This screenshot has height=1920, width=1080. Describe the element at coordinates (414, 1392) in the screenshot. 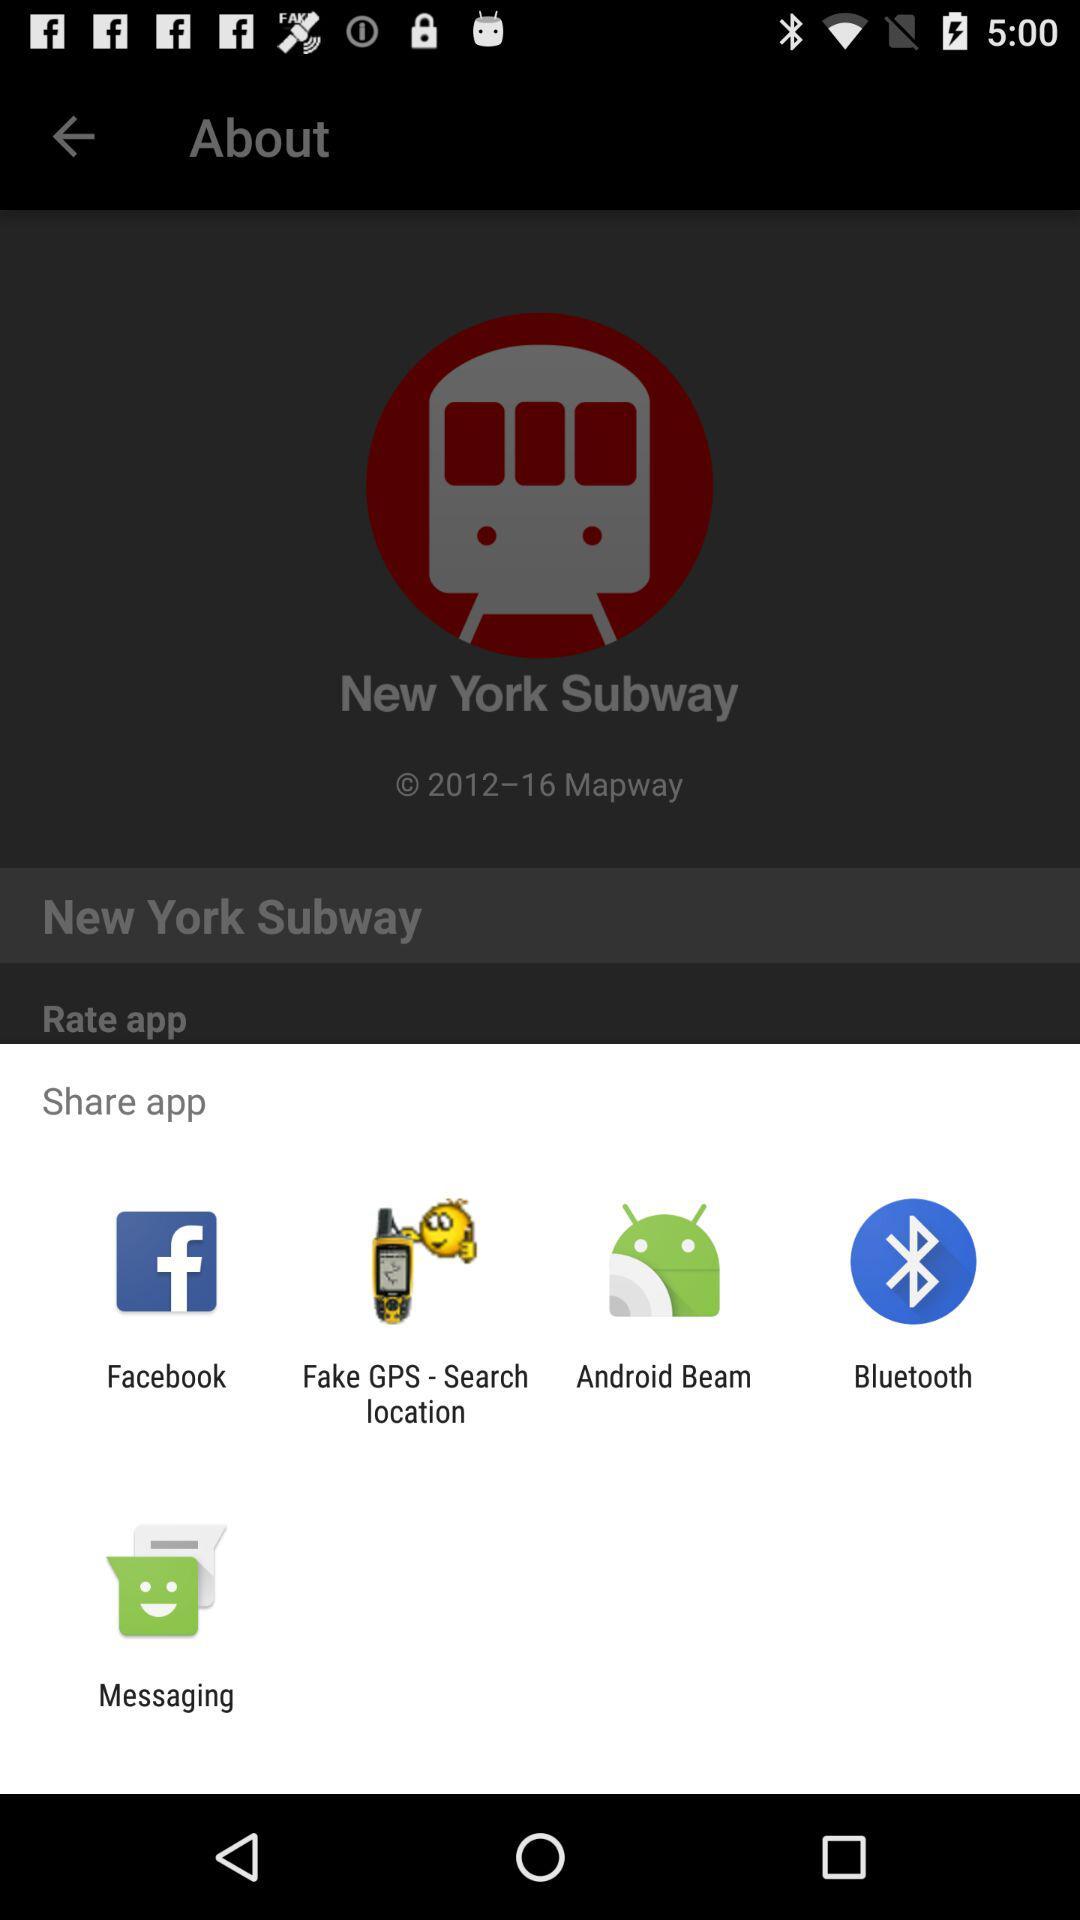

I see `fake gps search app` at that location.